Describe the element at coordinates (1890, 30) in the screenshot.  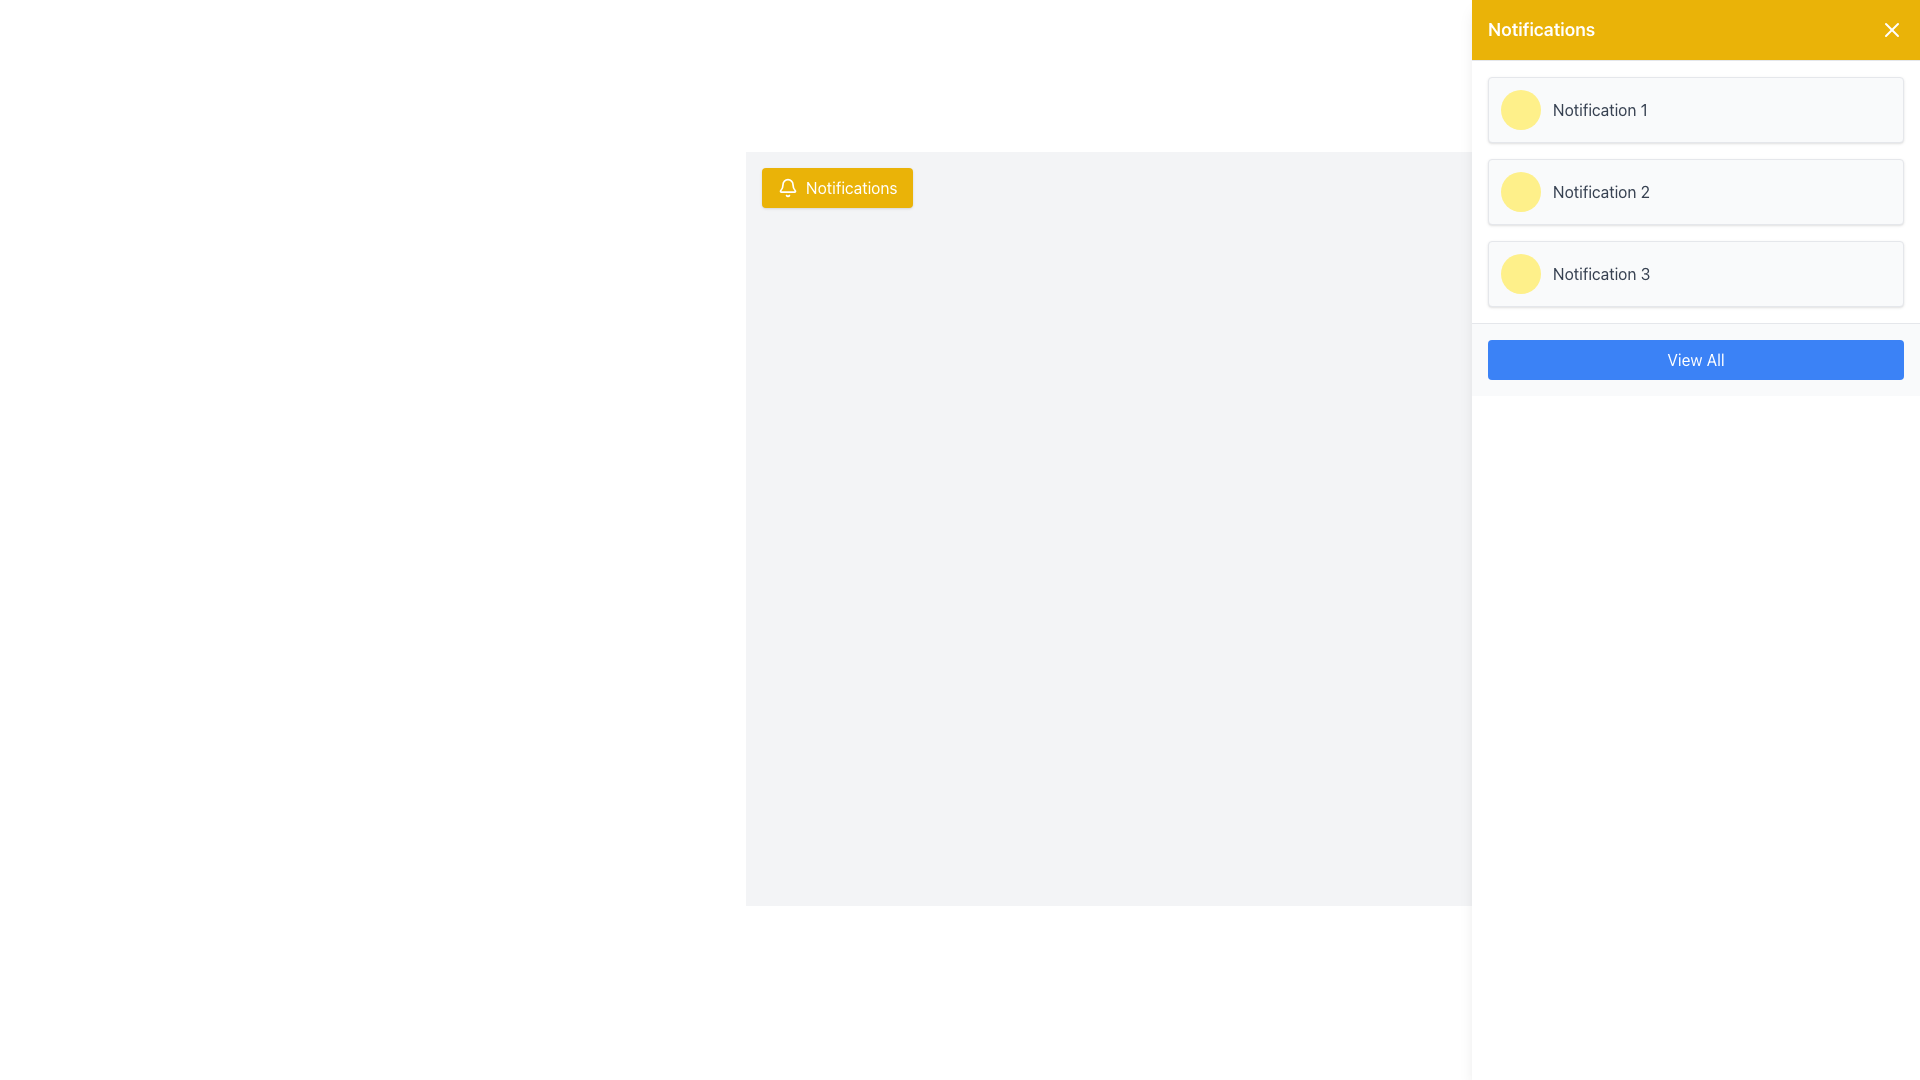
I see `the close icon resembling an 'X' located in the top-right corner of the yellow 'Notifications' header` at that location.